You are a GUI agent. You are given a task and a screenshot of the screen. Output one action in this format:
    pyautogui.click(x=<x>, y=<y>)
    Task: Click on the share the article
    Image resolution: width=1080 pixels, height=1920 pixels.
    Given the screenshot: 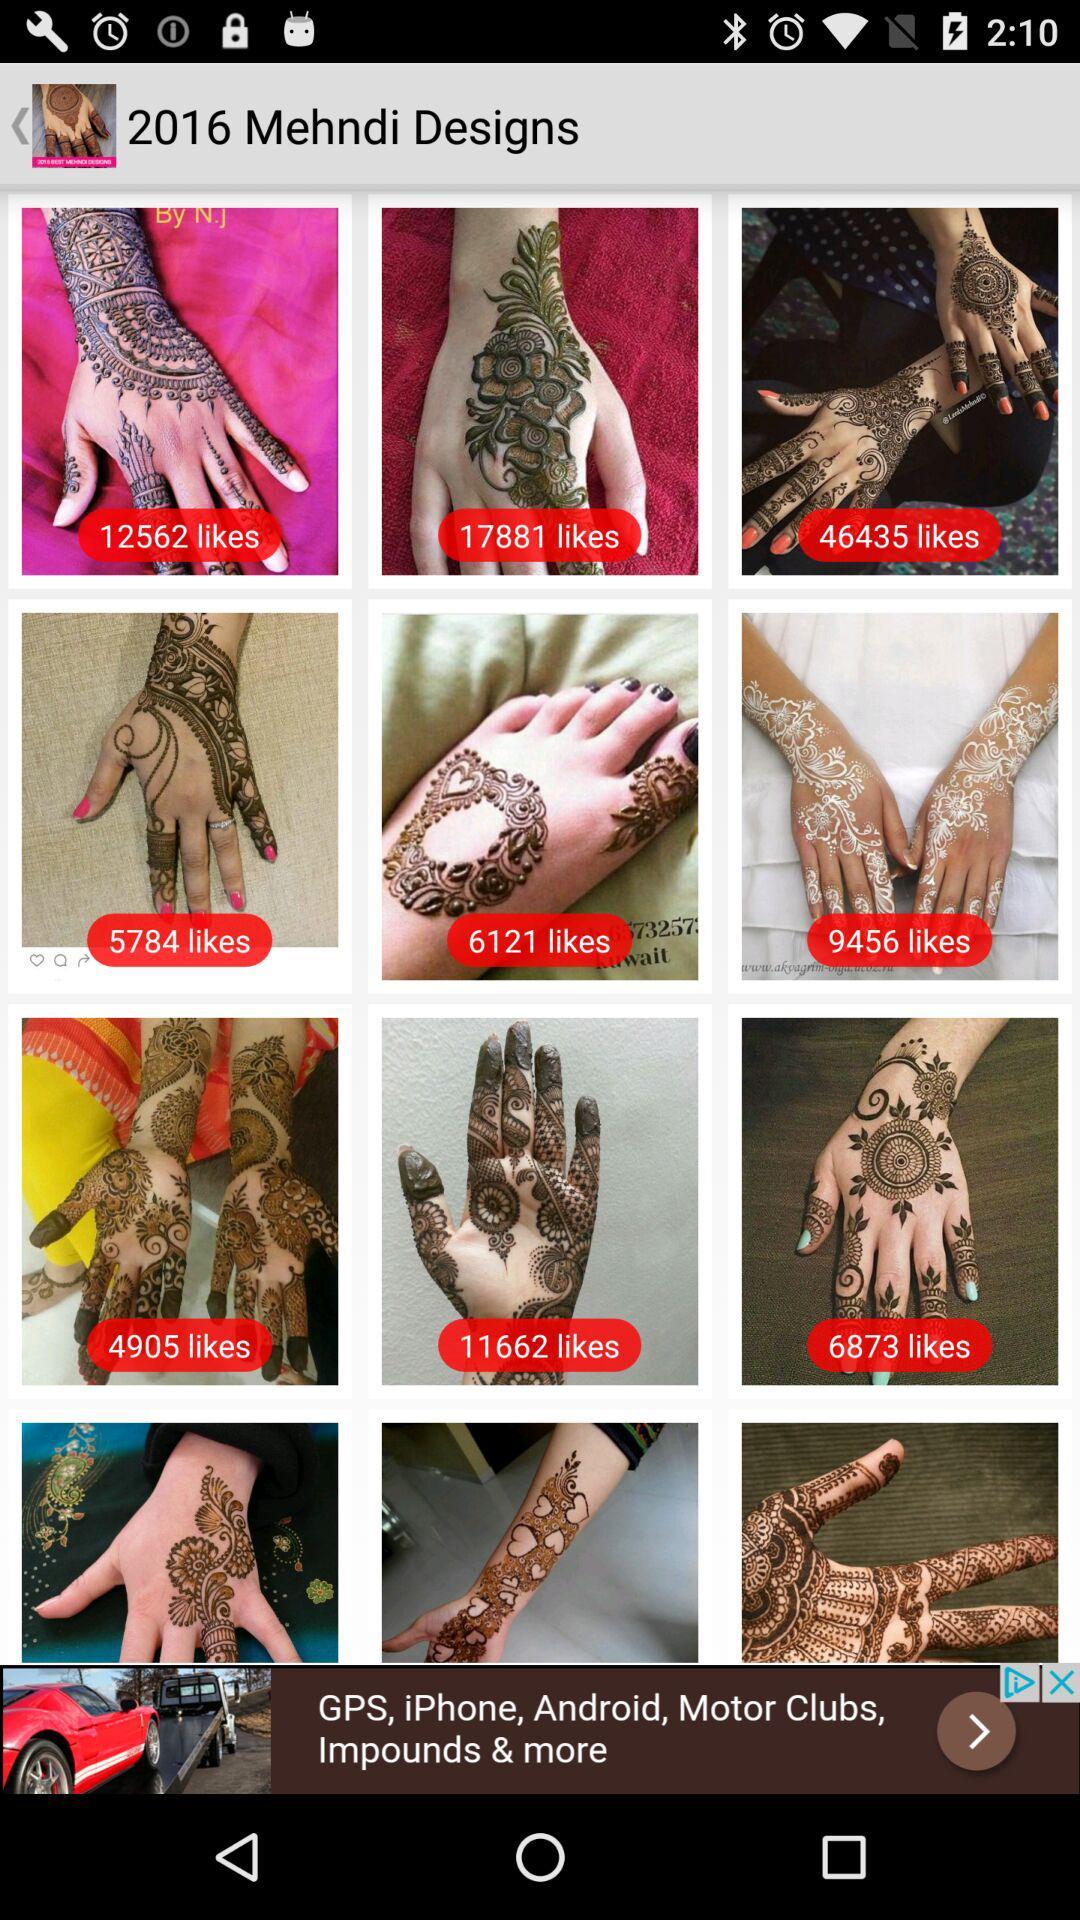 What is the action you would take?
    pyautogui.click(x=540, y=1727)
    